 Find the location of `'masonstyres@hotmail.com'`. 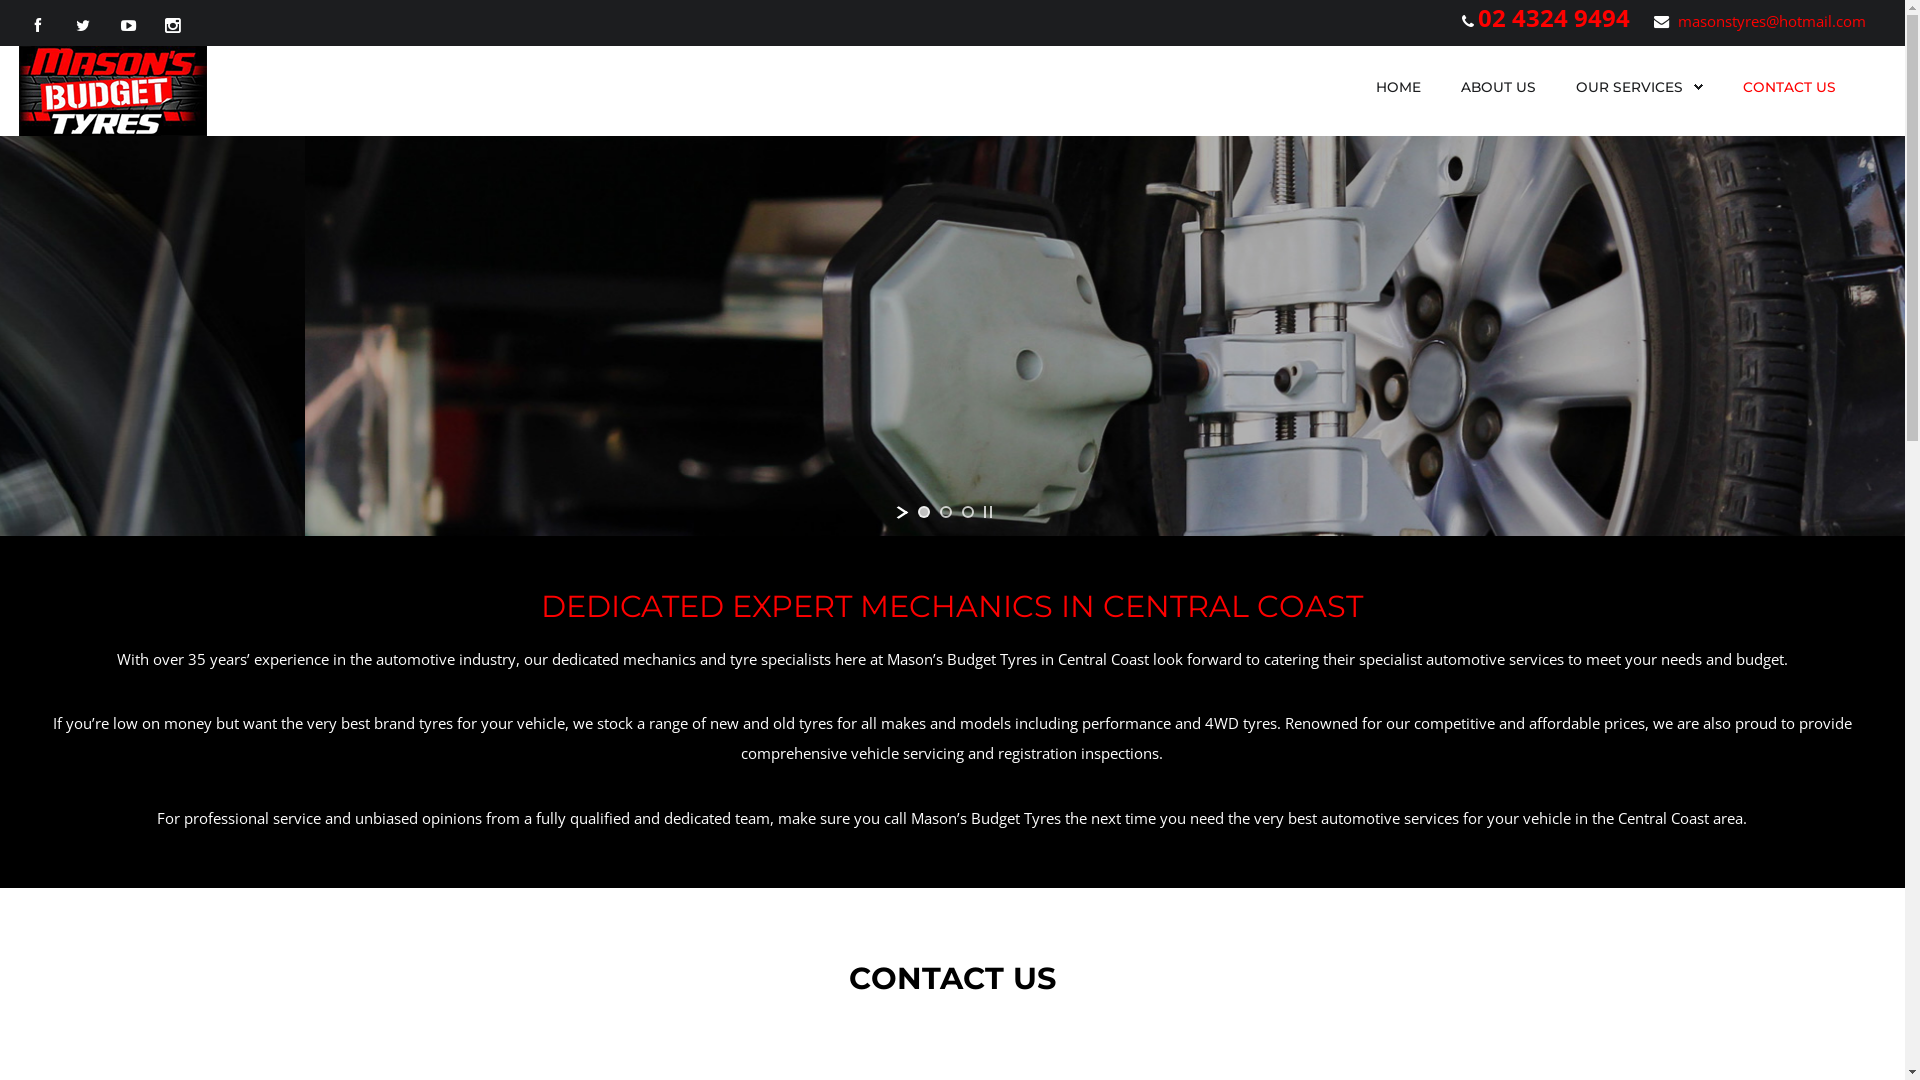

'masonstyres@hotmail.com' is located at coordinates (1771, 20).